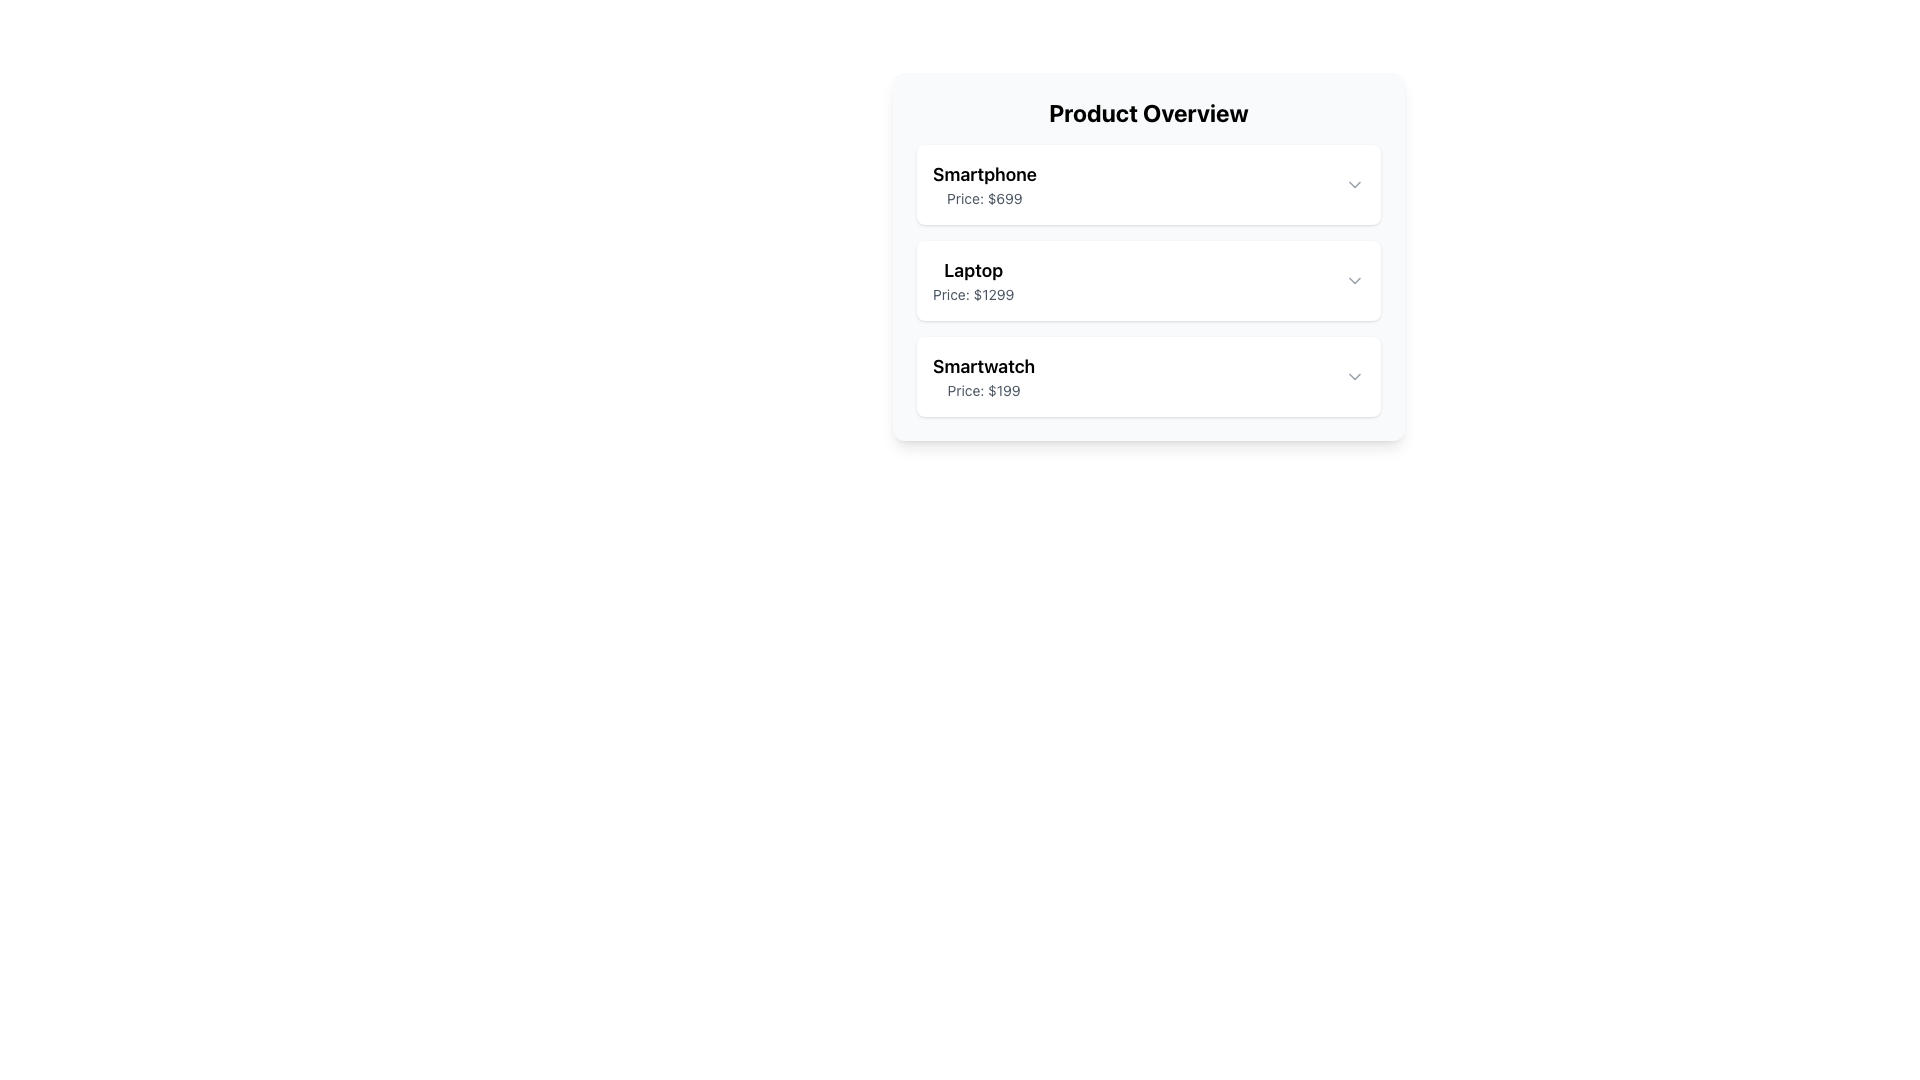  What do you see at coordinates (984, 366) in the screenshot?
I see `the text label displaying 'Smartwatch', which is the first line of text in the third product card under 'Product Overview'` at bounding box center [984, 366].